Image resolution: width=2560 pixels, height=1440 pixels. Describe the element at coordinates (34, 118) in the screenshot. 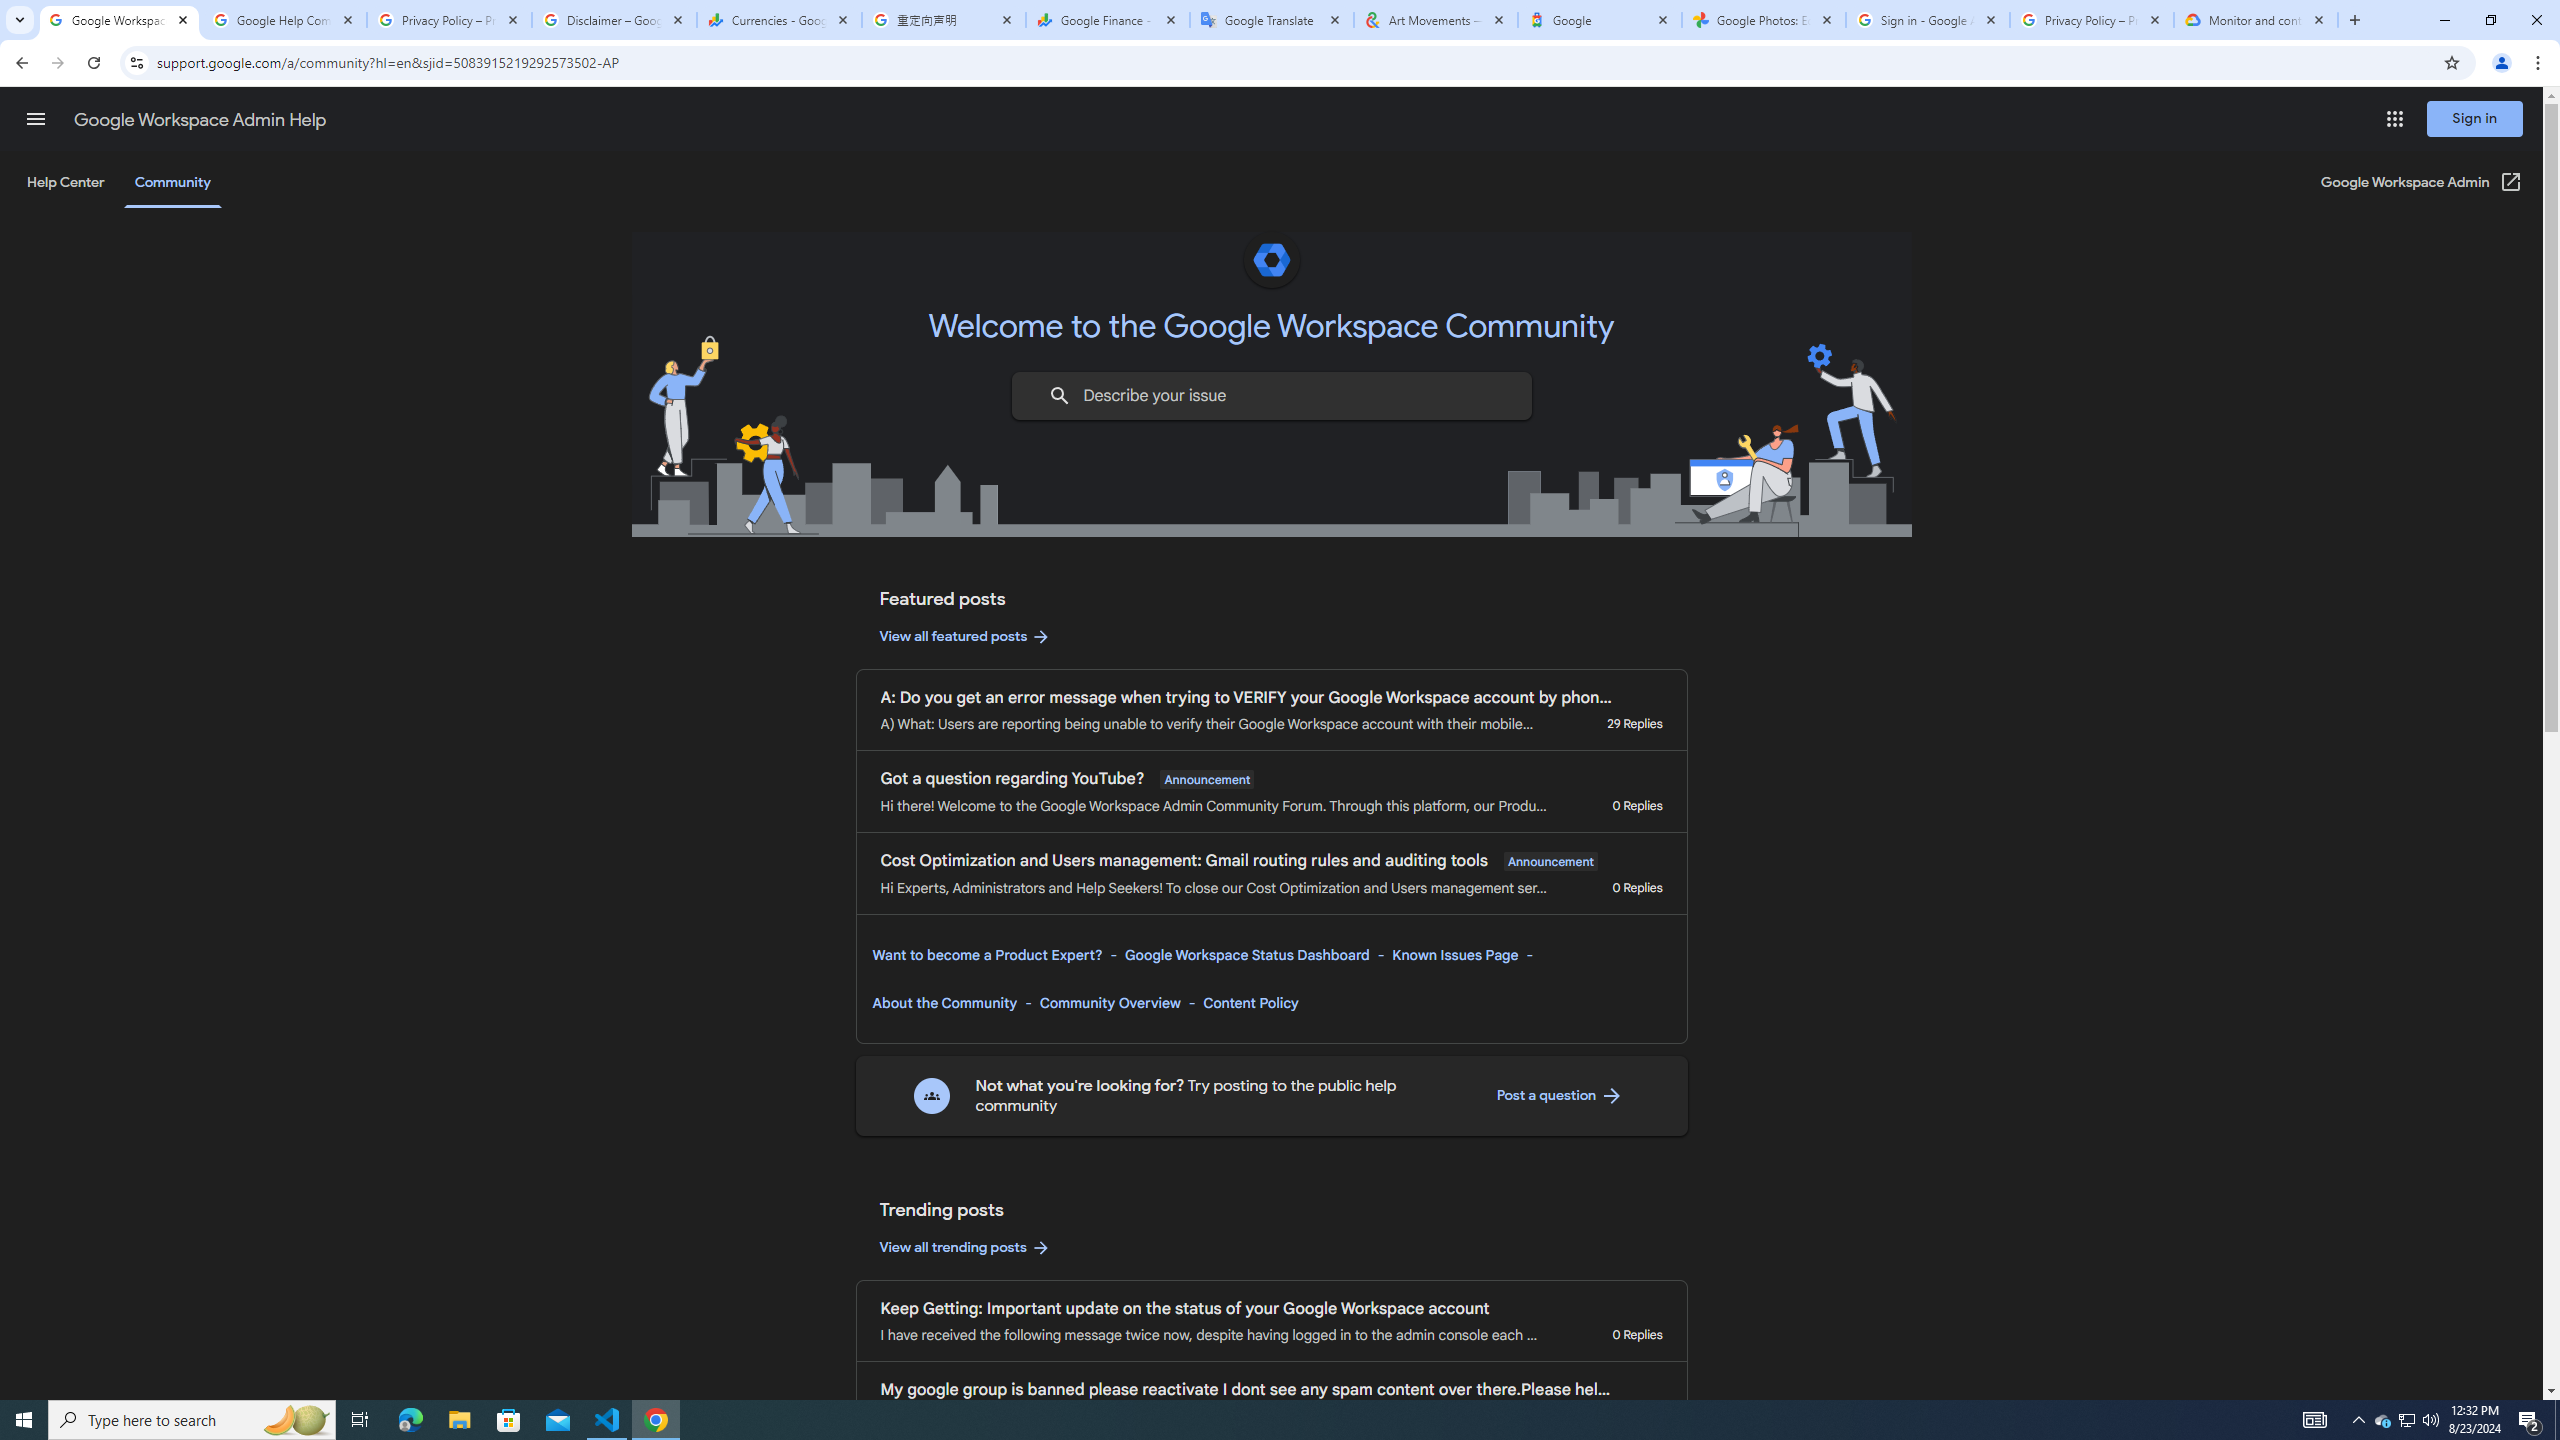

I see `'Main menu'` at that location.